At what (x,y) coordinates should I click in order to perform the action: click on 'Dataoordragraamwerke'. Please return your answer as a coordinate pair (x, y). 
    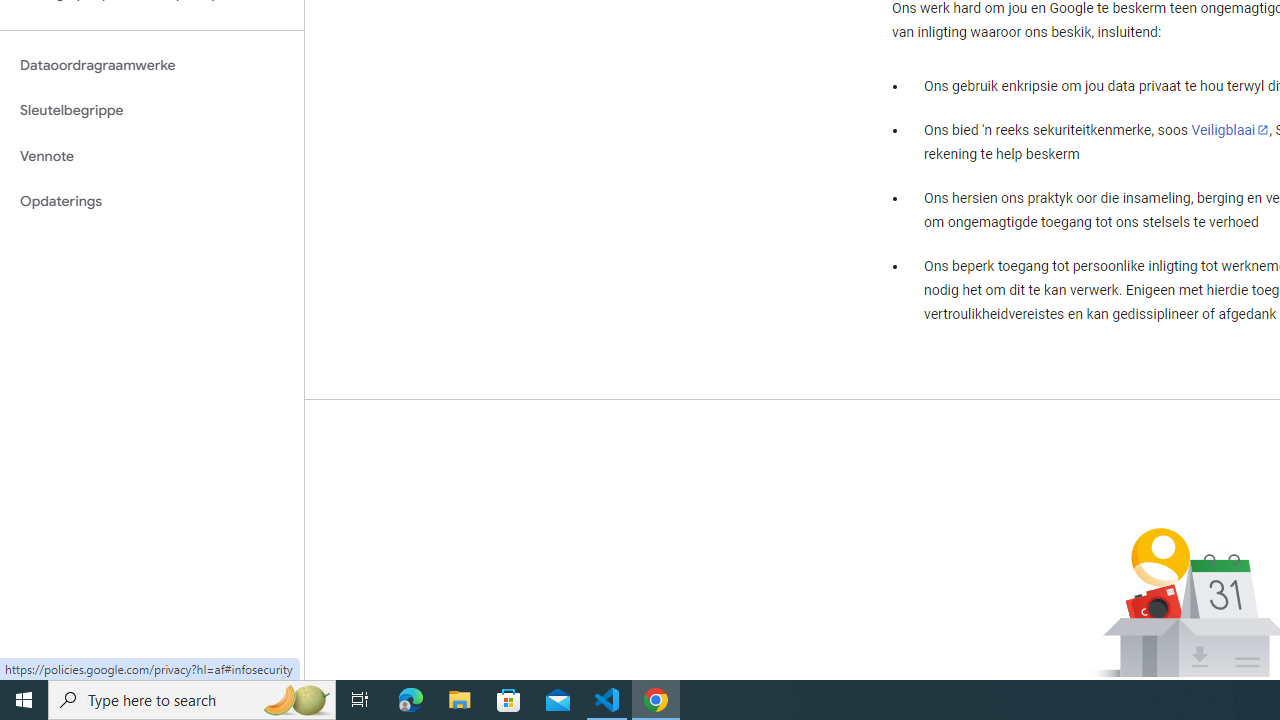
    Looking at the image, I should click on (151, 64).